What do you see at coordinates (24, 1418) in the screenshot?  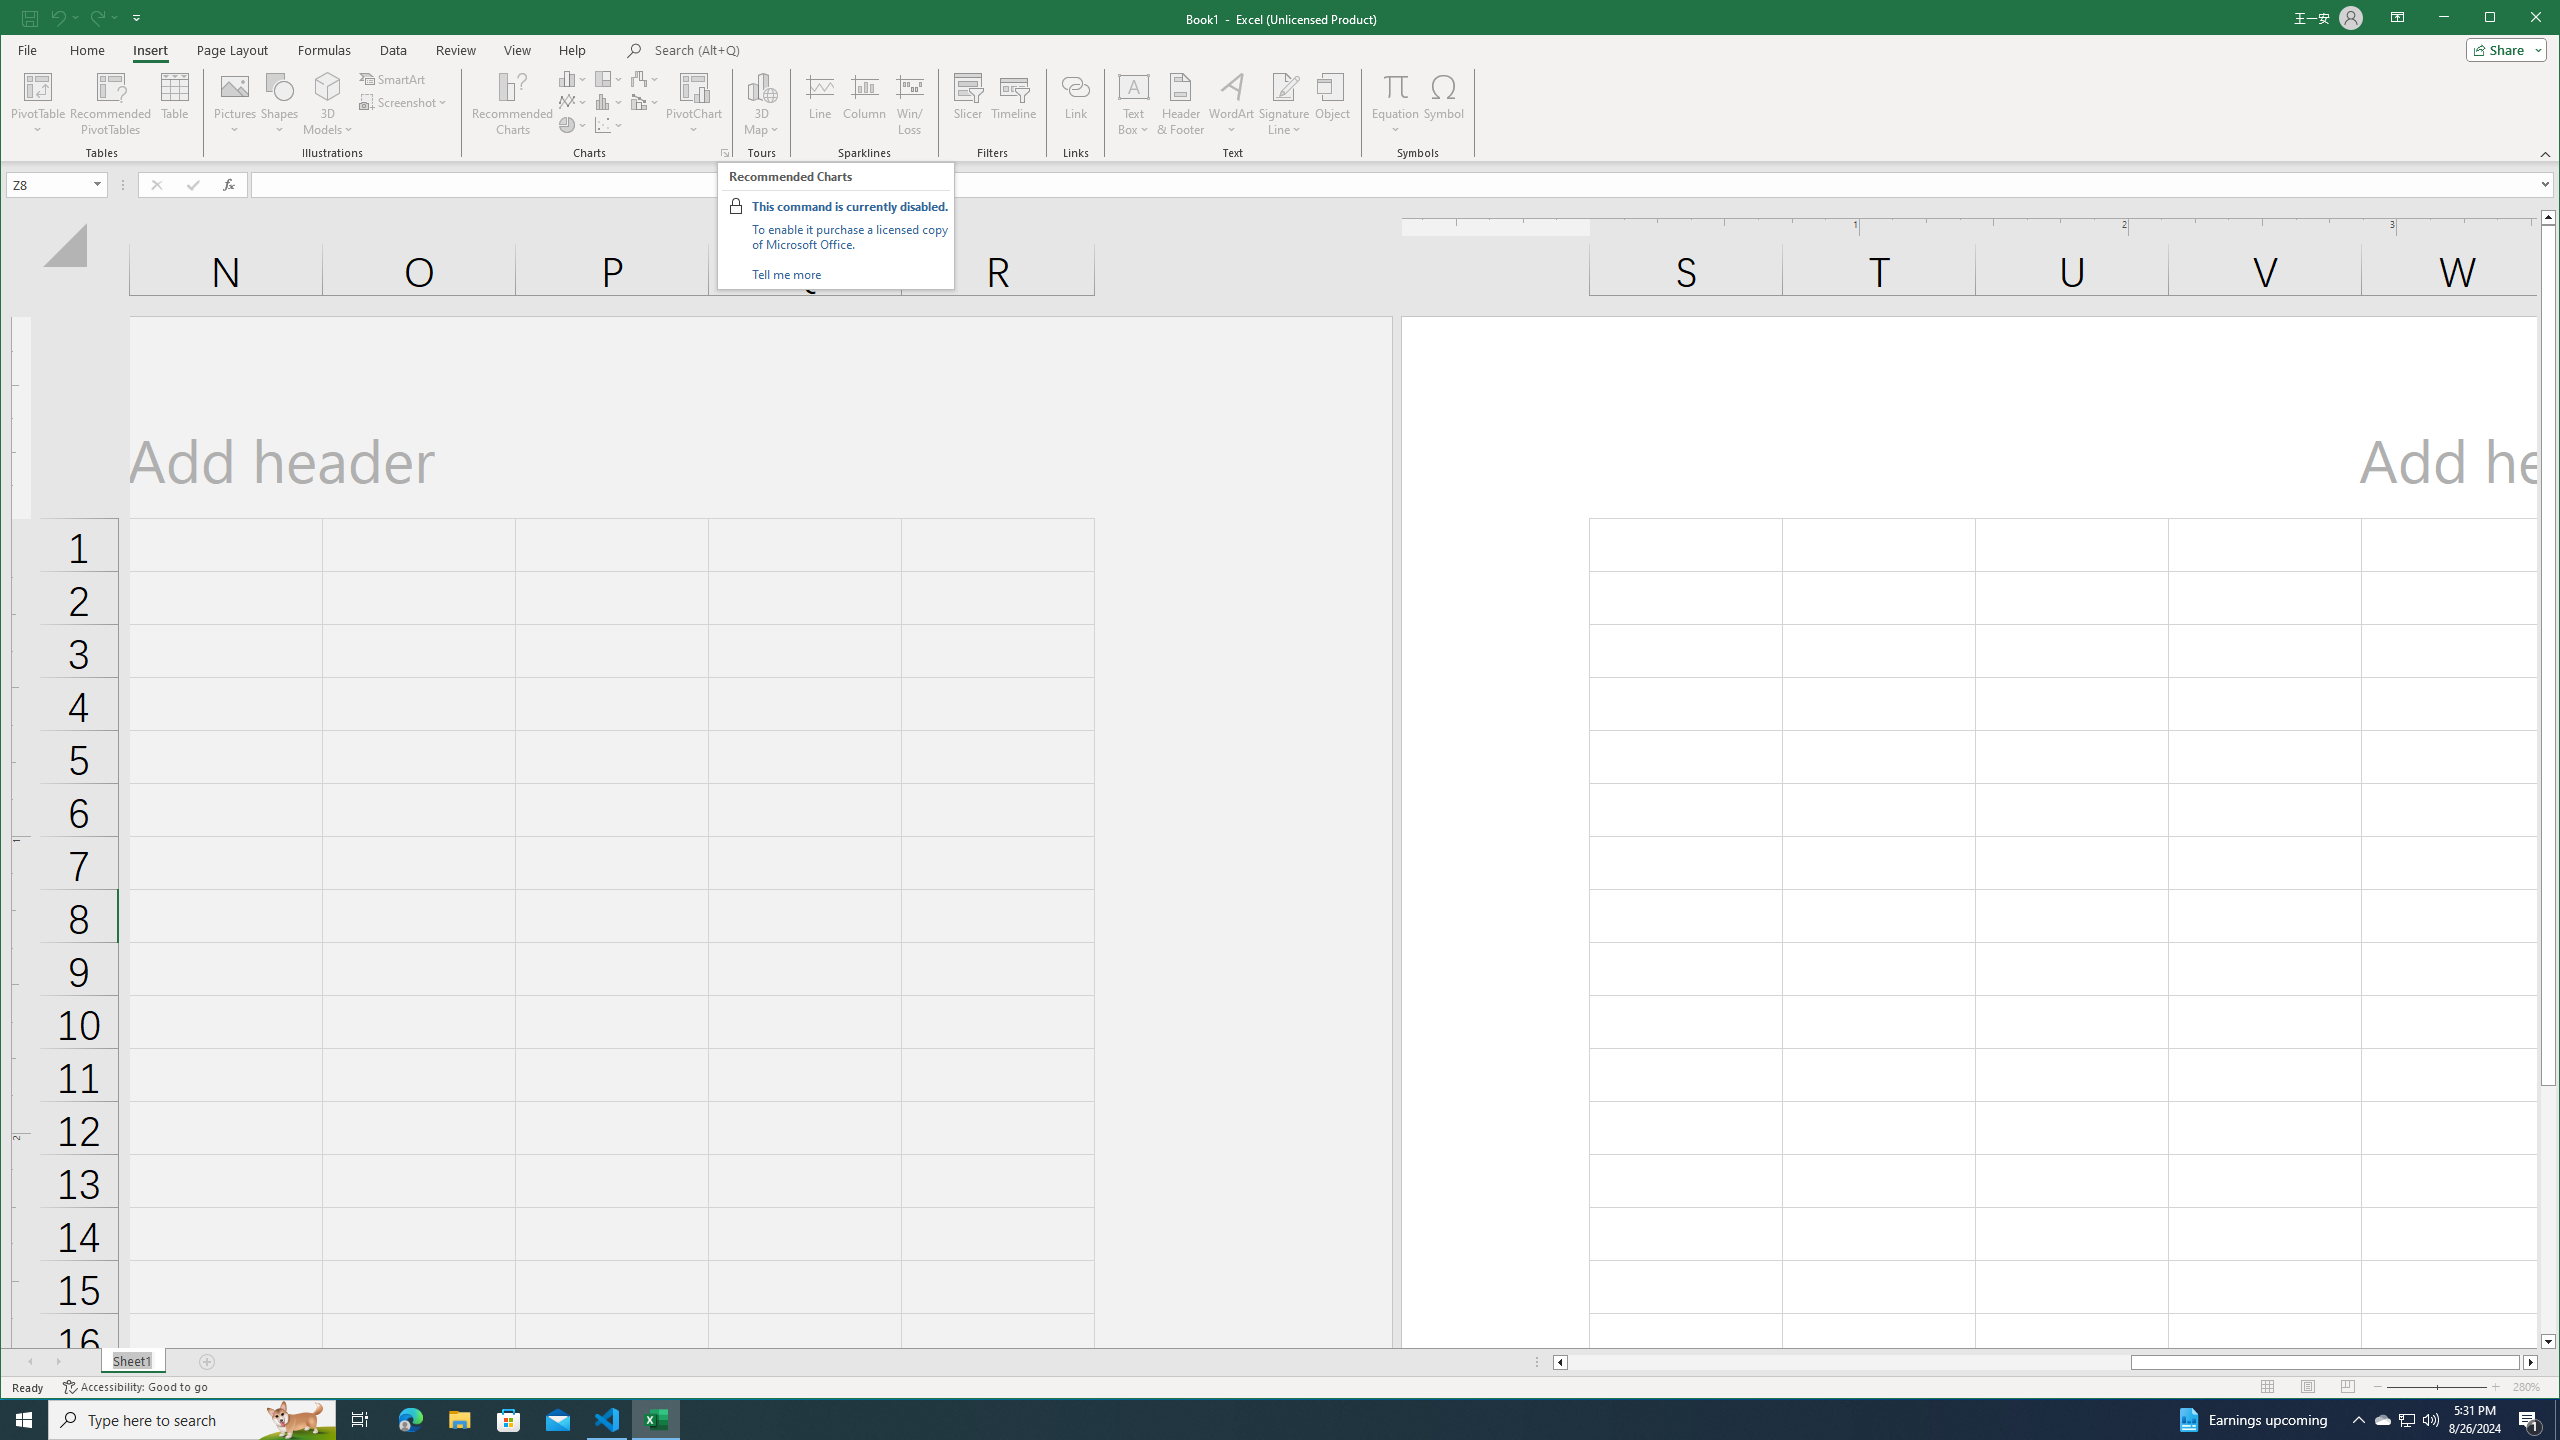 I see `'Start'` at bounding box center [24, 1418].